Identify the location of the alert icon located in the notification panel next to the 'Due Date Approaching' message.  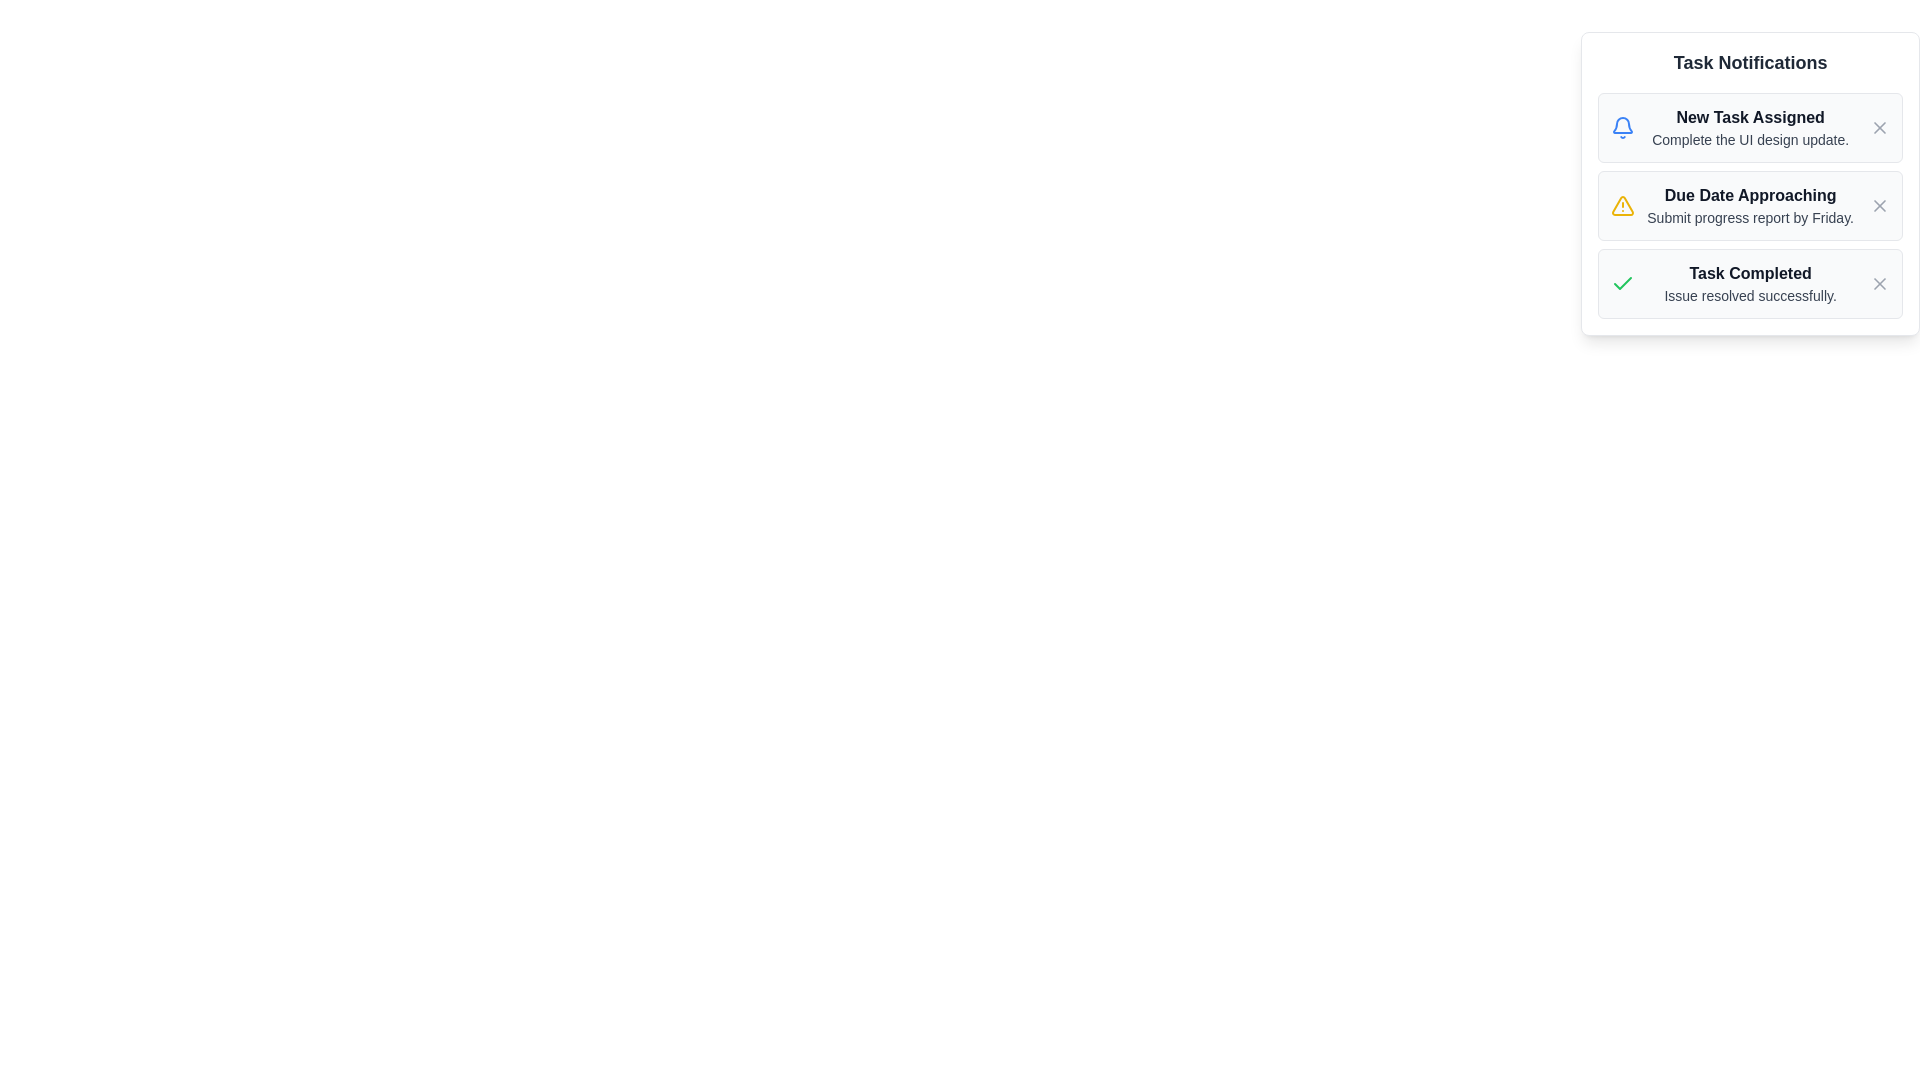
(1623, 205).